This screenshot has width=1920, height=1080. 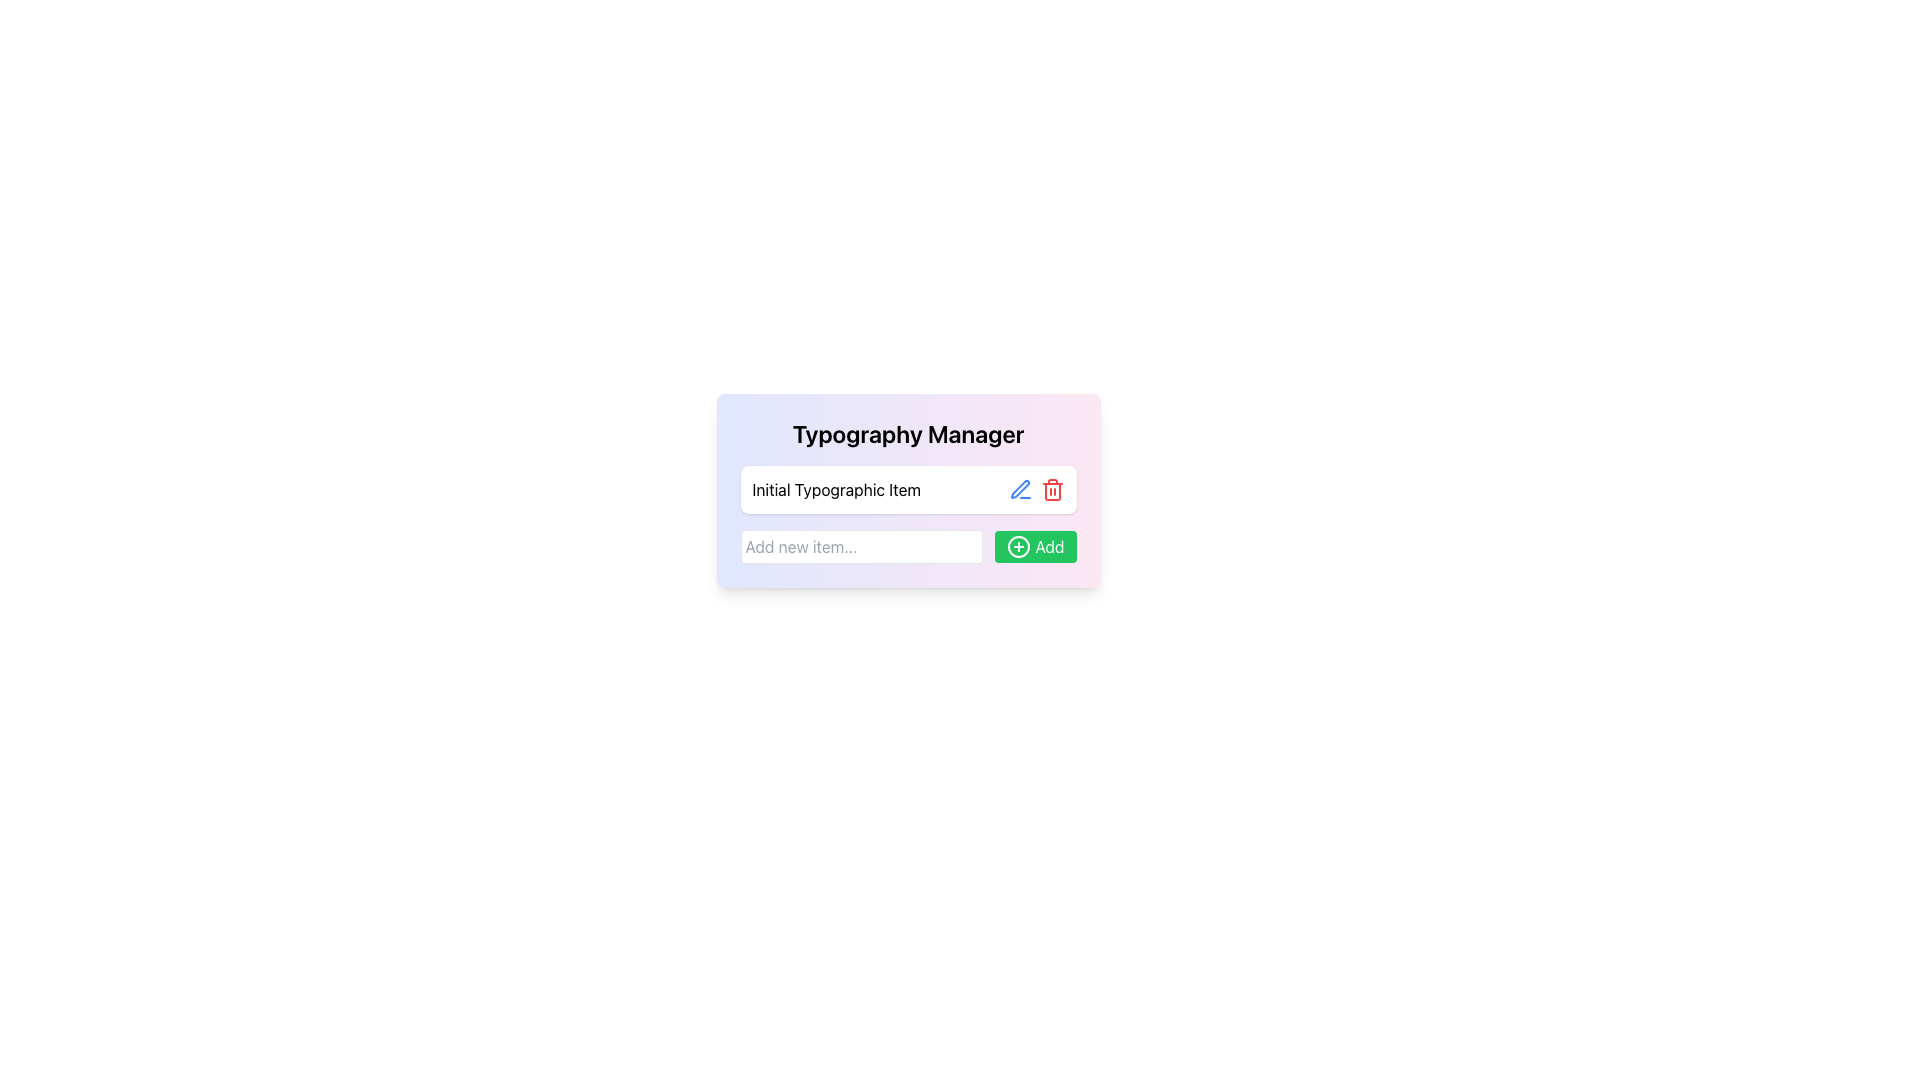 What do you see at coordinates (1020, 489) in the screenshot?
I see `the blue pen icon button located to the right of the 'Initial Typographic Item' text input field to initiate editing` at bounding box center [1020, 489].